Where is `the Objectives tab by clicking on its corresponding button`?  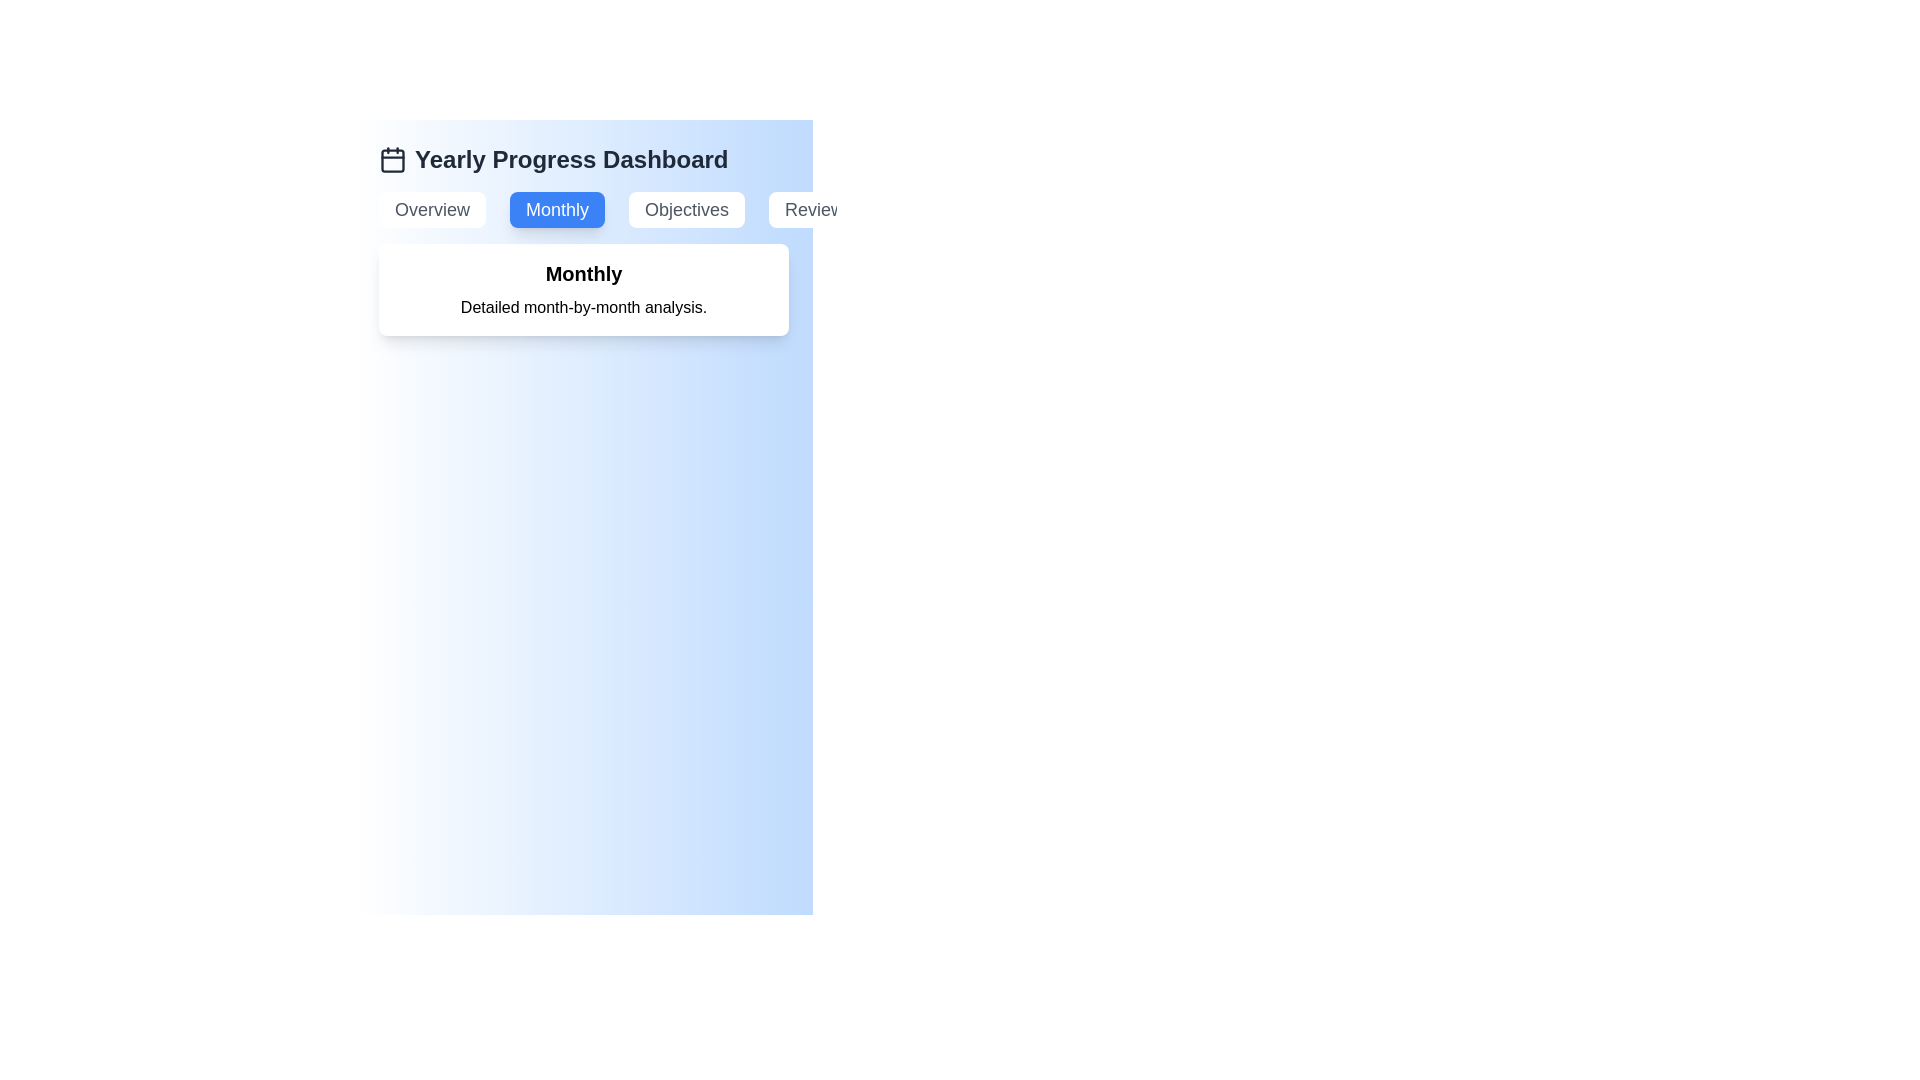 the Objectives tab by clicking on its corresponding button is located at coordinates (686, 209).